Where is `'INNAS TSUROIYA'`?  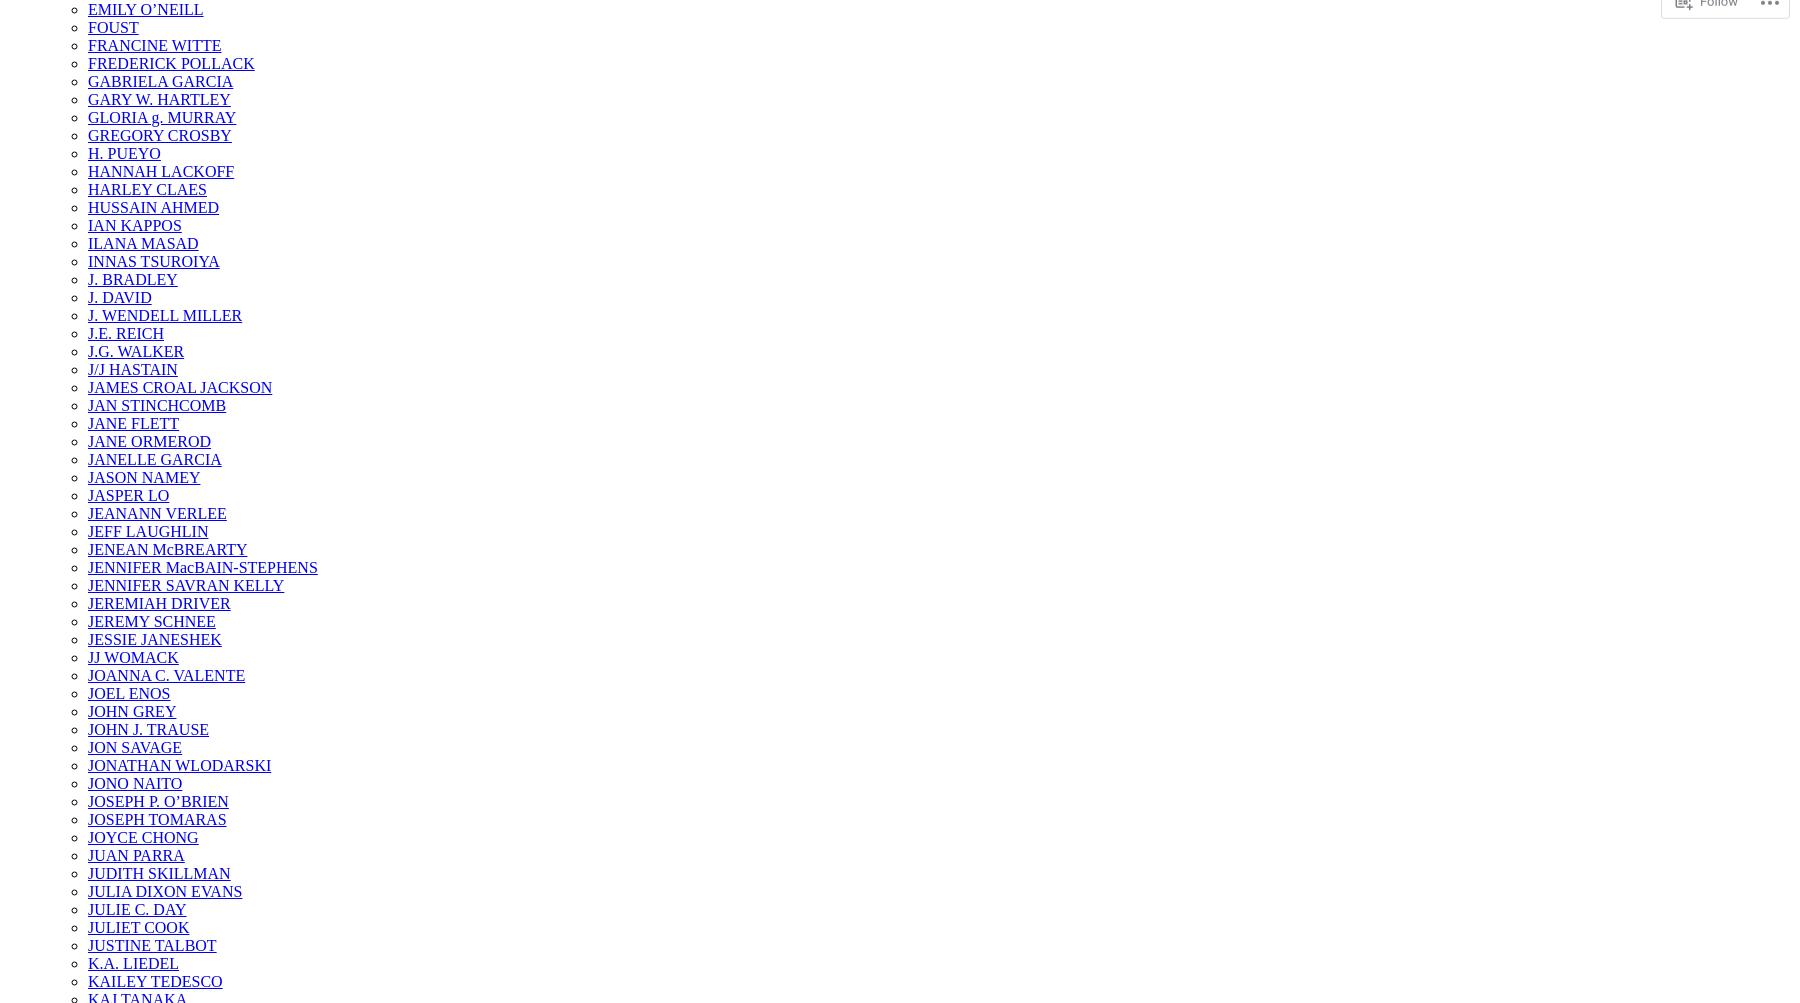 'INNAS TSUROIYA' is located at coordinates (153, 261).